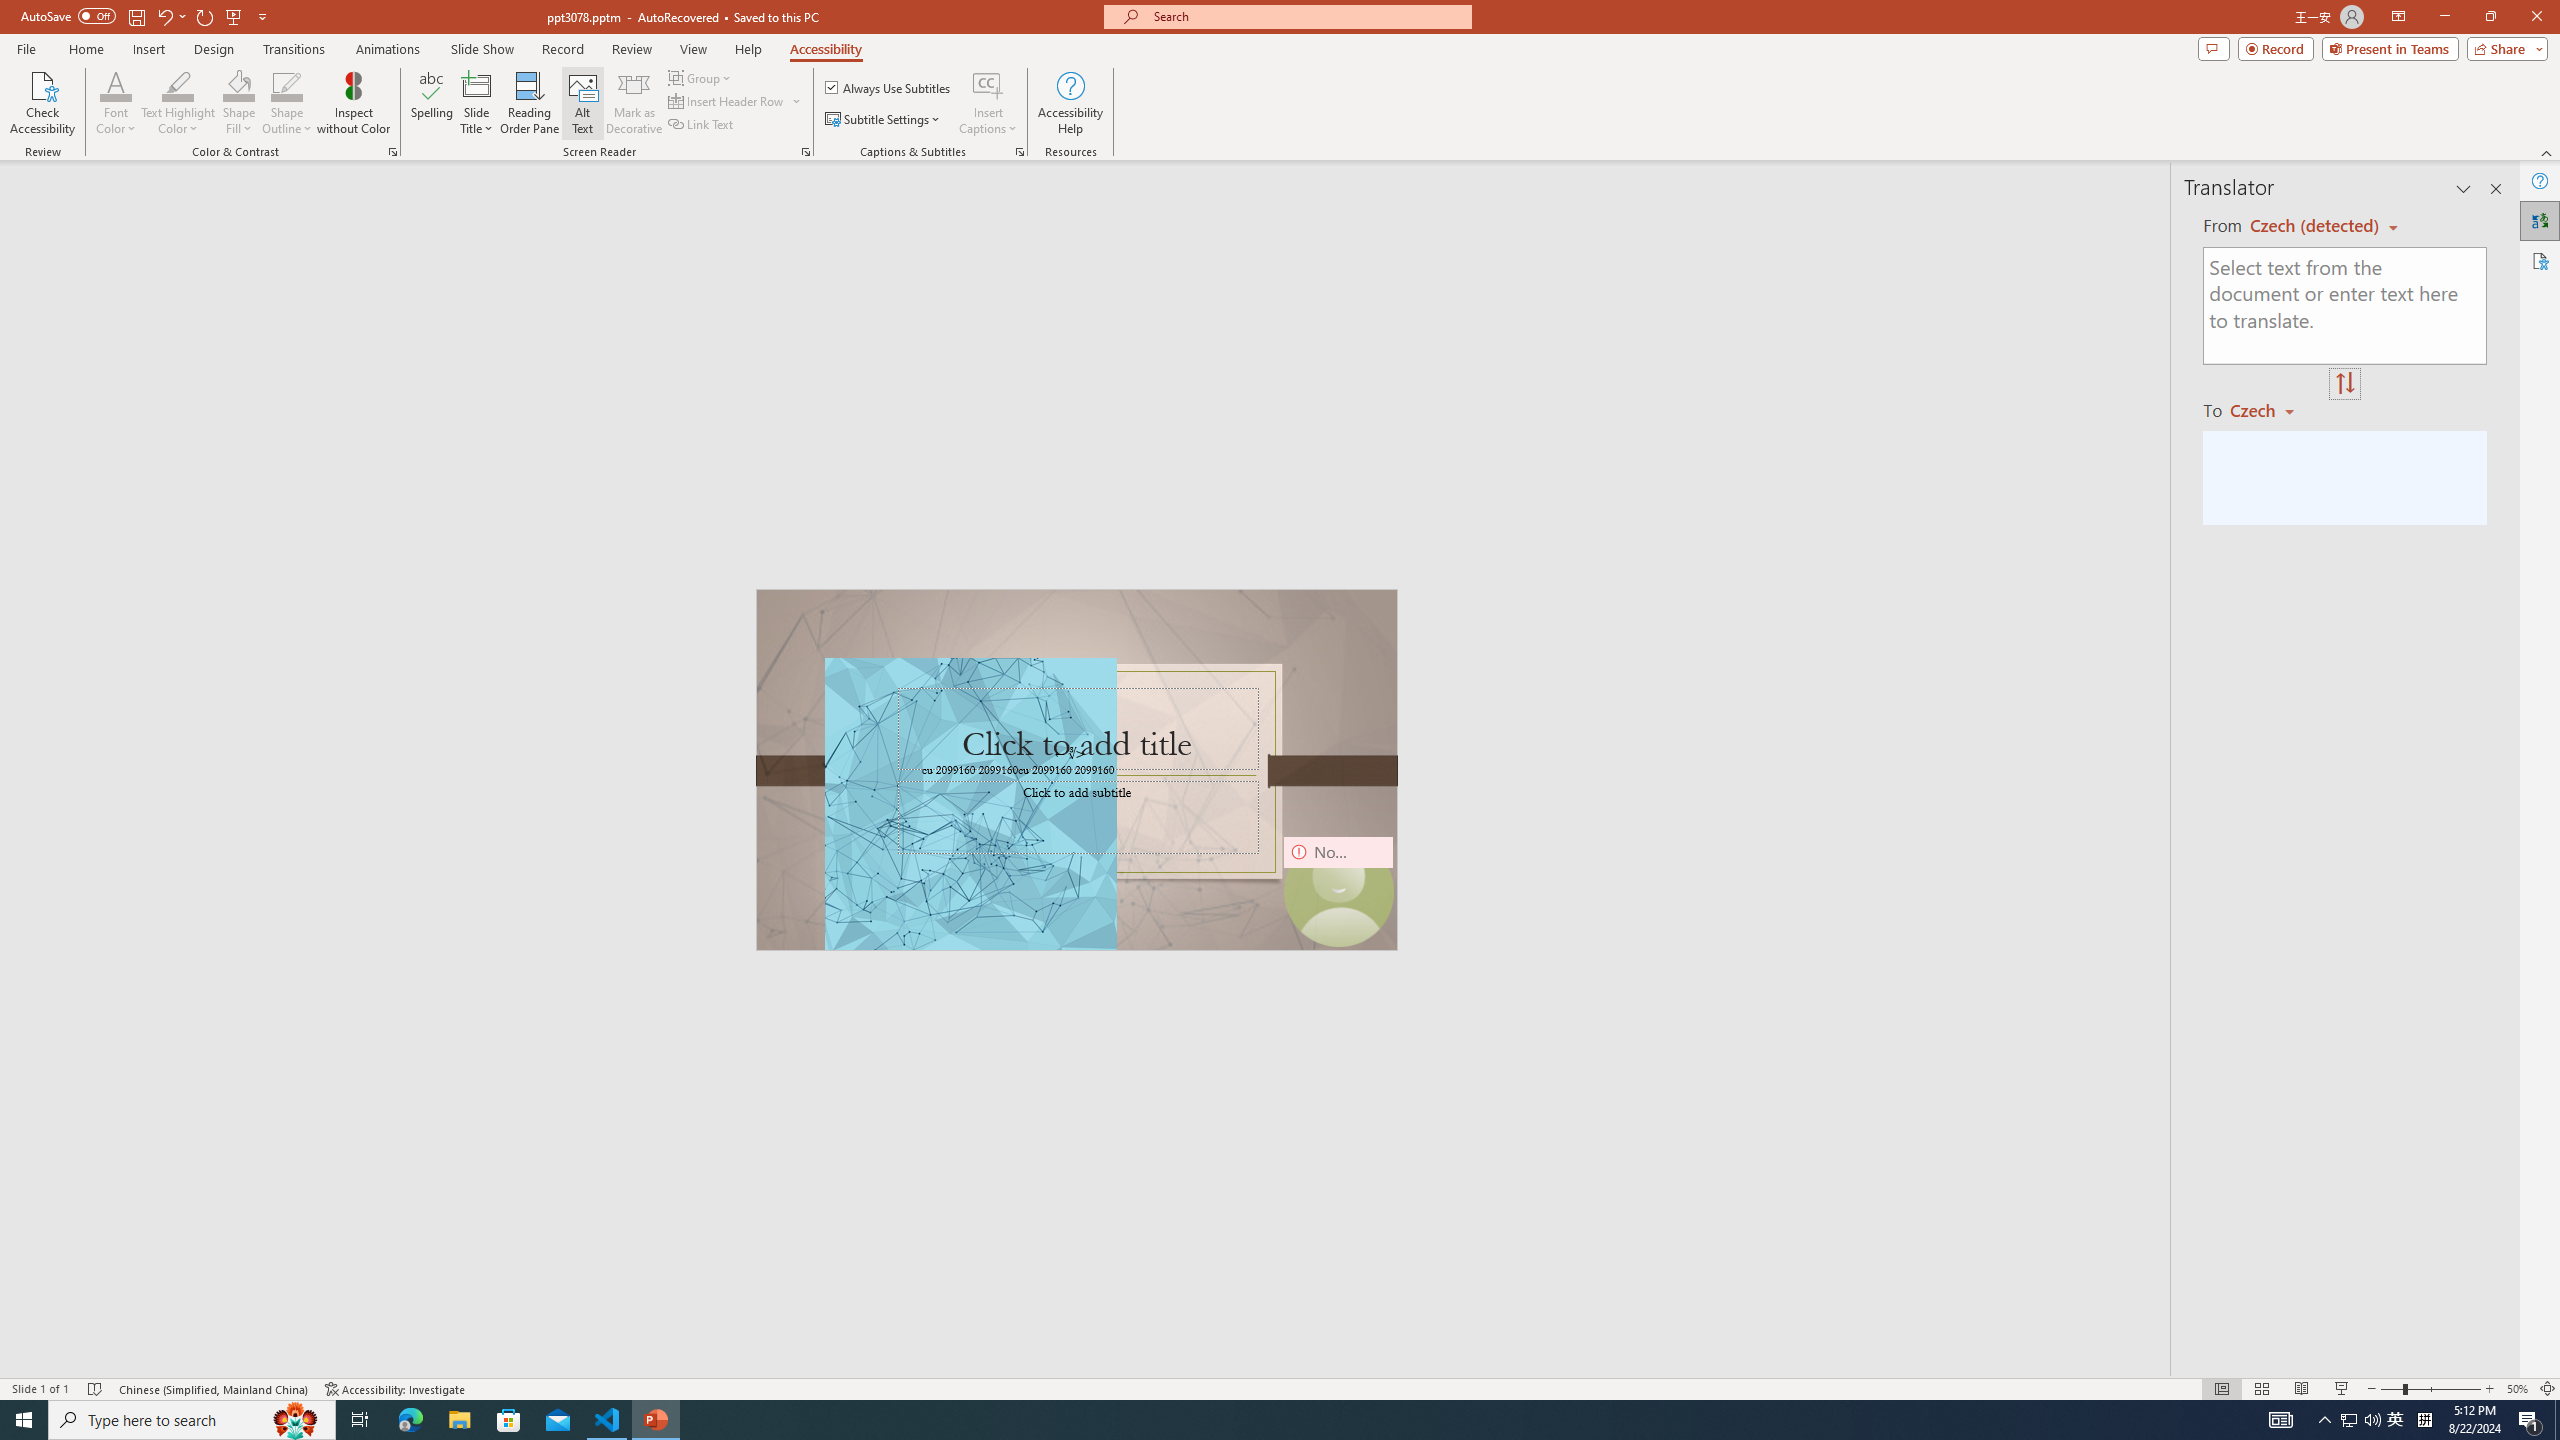  What do you see at coordinates (884, 118) in the screenshot?
I see `'Subtitle Settings'` at bounding box center [884, 118].